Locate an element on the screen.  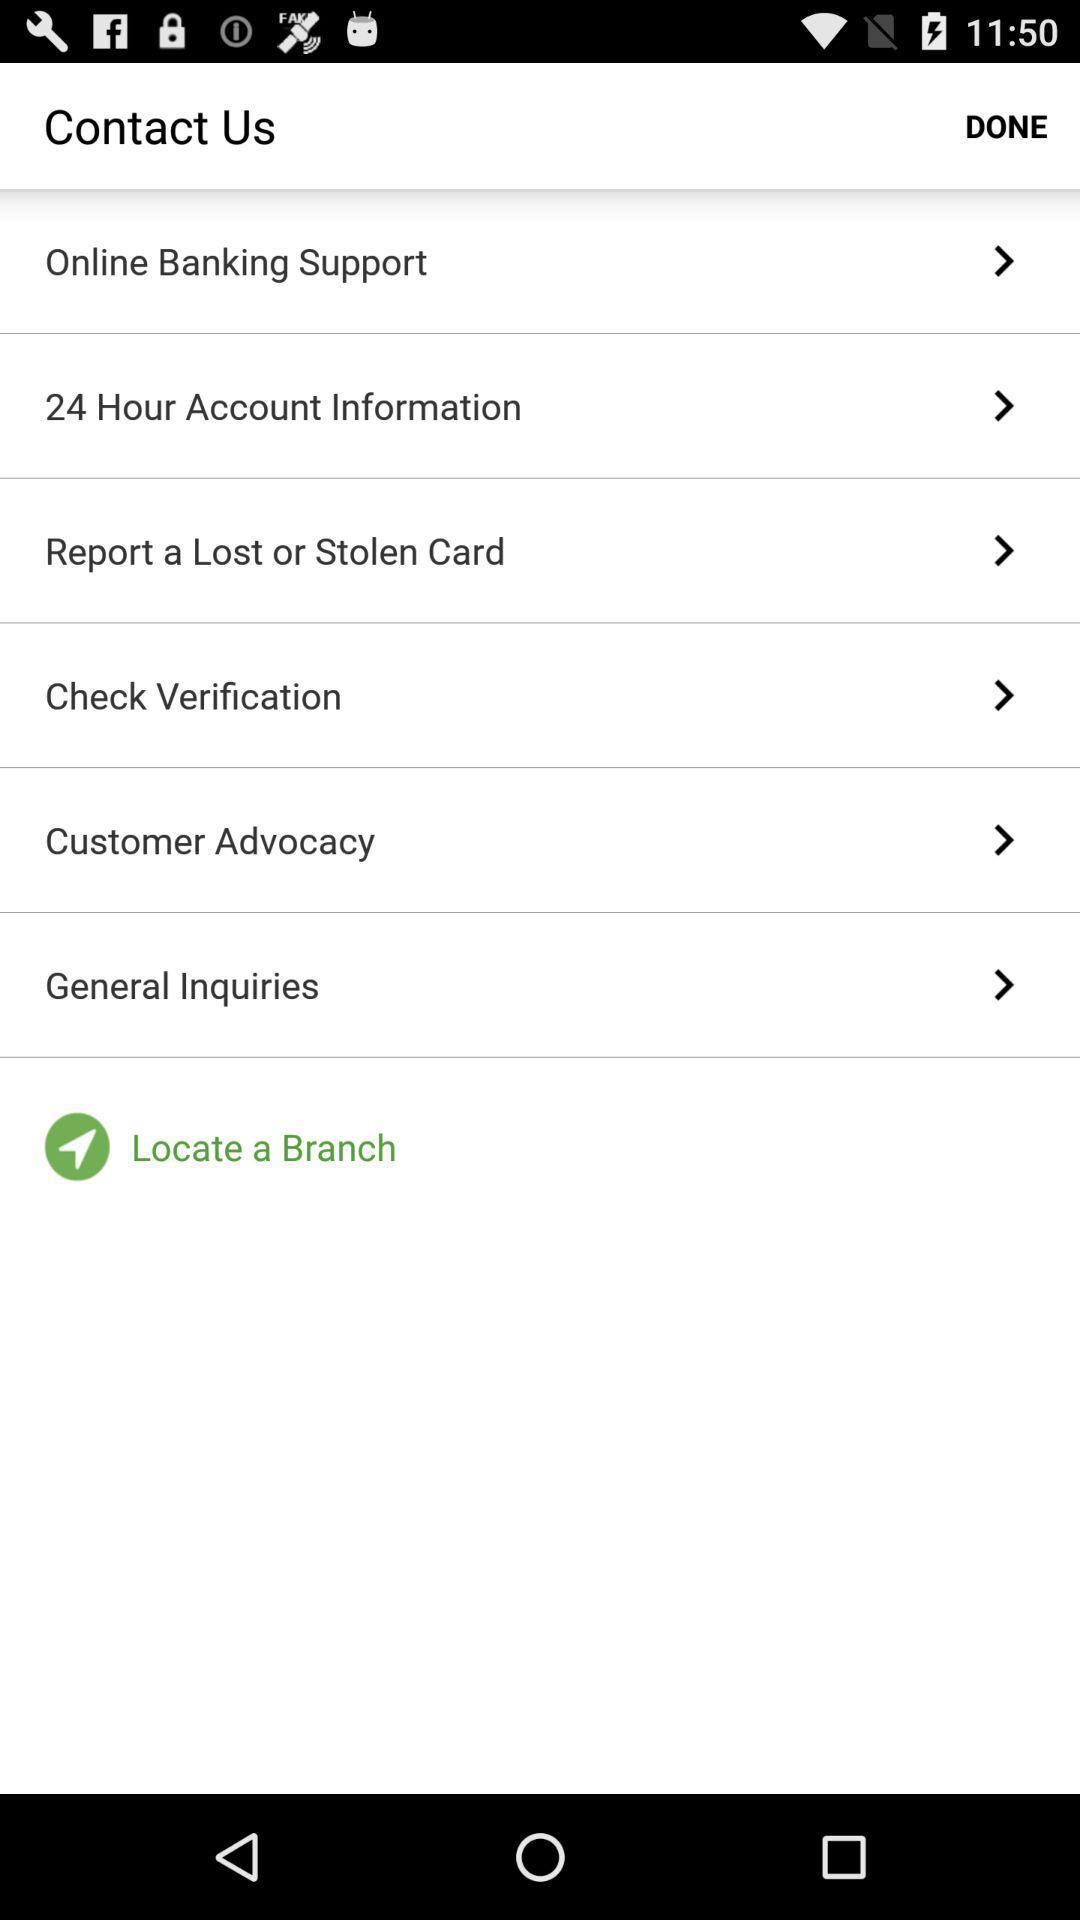
the report a lost item is located at coordinates (275, 550).